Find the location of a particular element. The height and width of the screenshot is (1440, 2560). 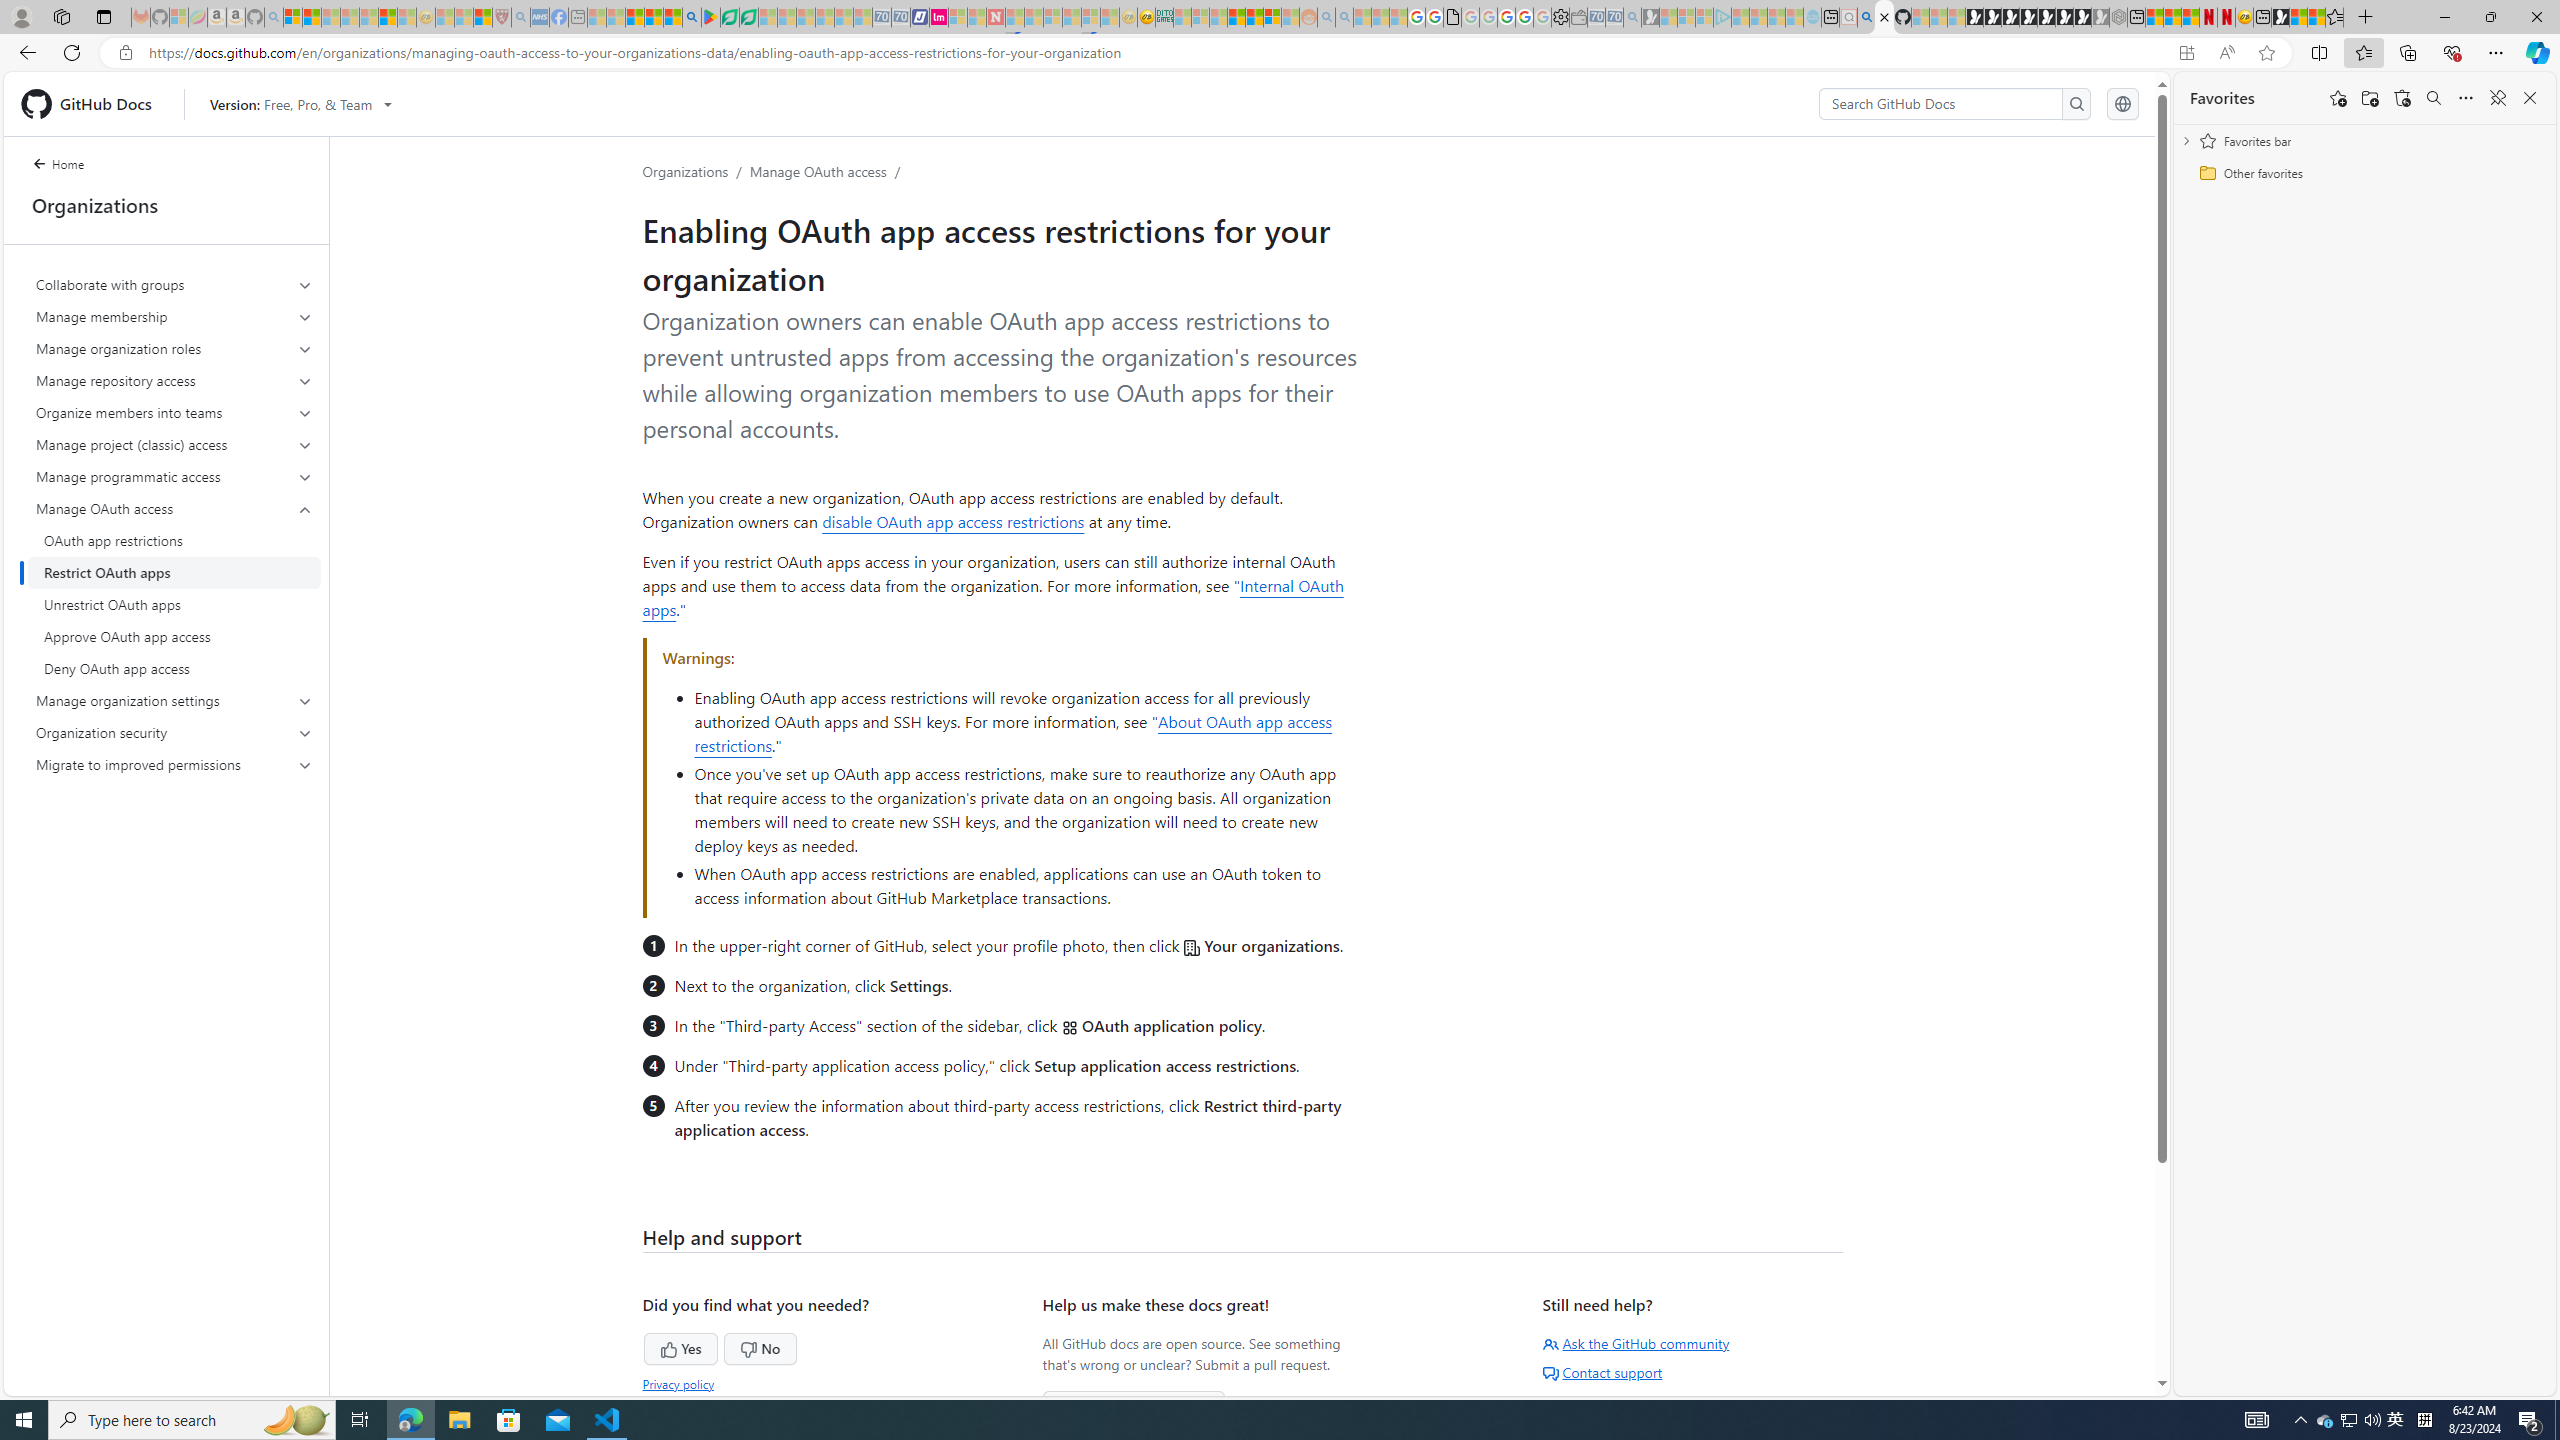

'Add folder' is located at coordinates (2368, 96).